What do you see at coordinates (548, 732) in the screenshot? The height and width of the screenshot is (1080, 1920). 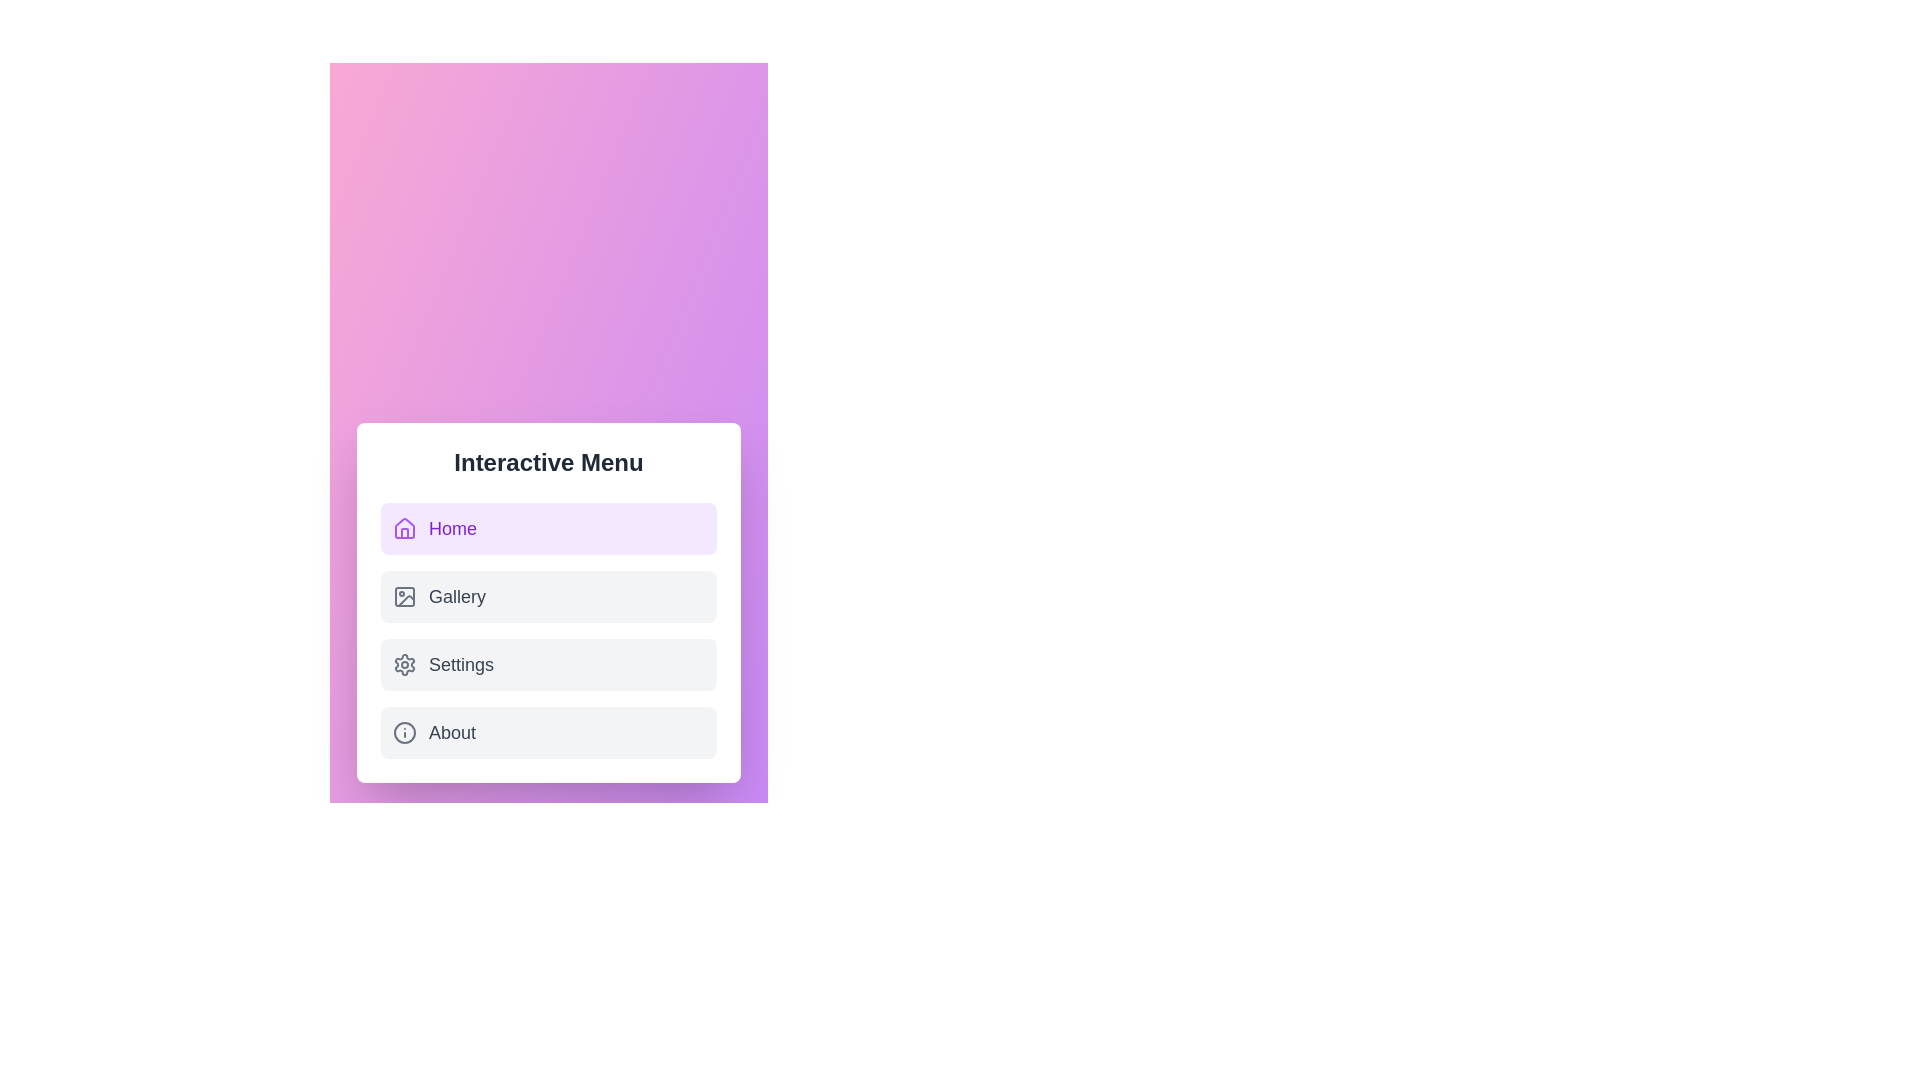 I see `the tab labeled About to switch to that tab` at bounding box center [548, 732].